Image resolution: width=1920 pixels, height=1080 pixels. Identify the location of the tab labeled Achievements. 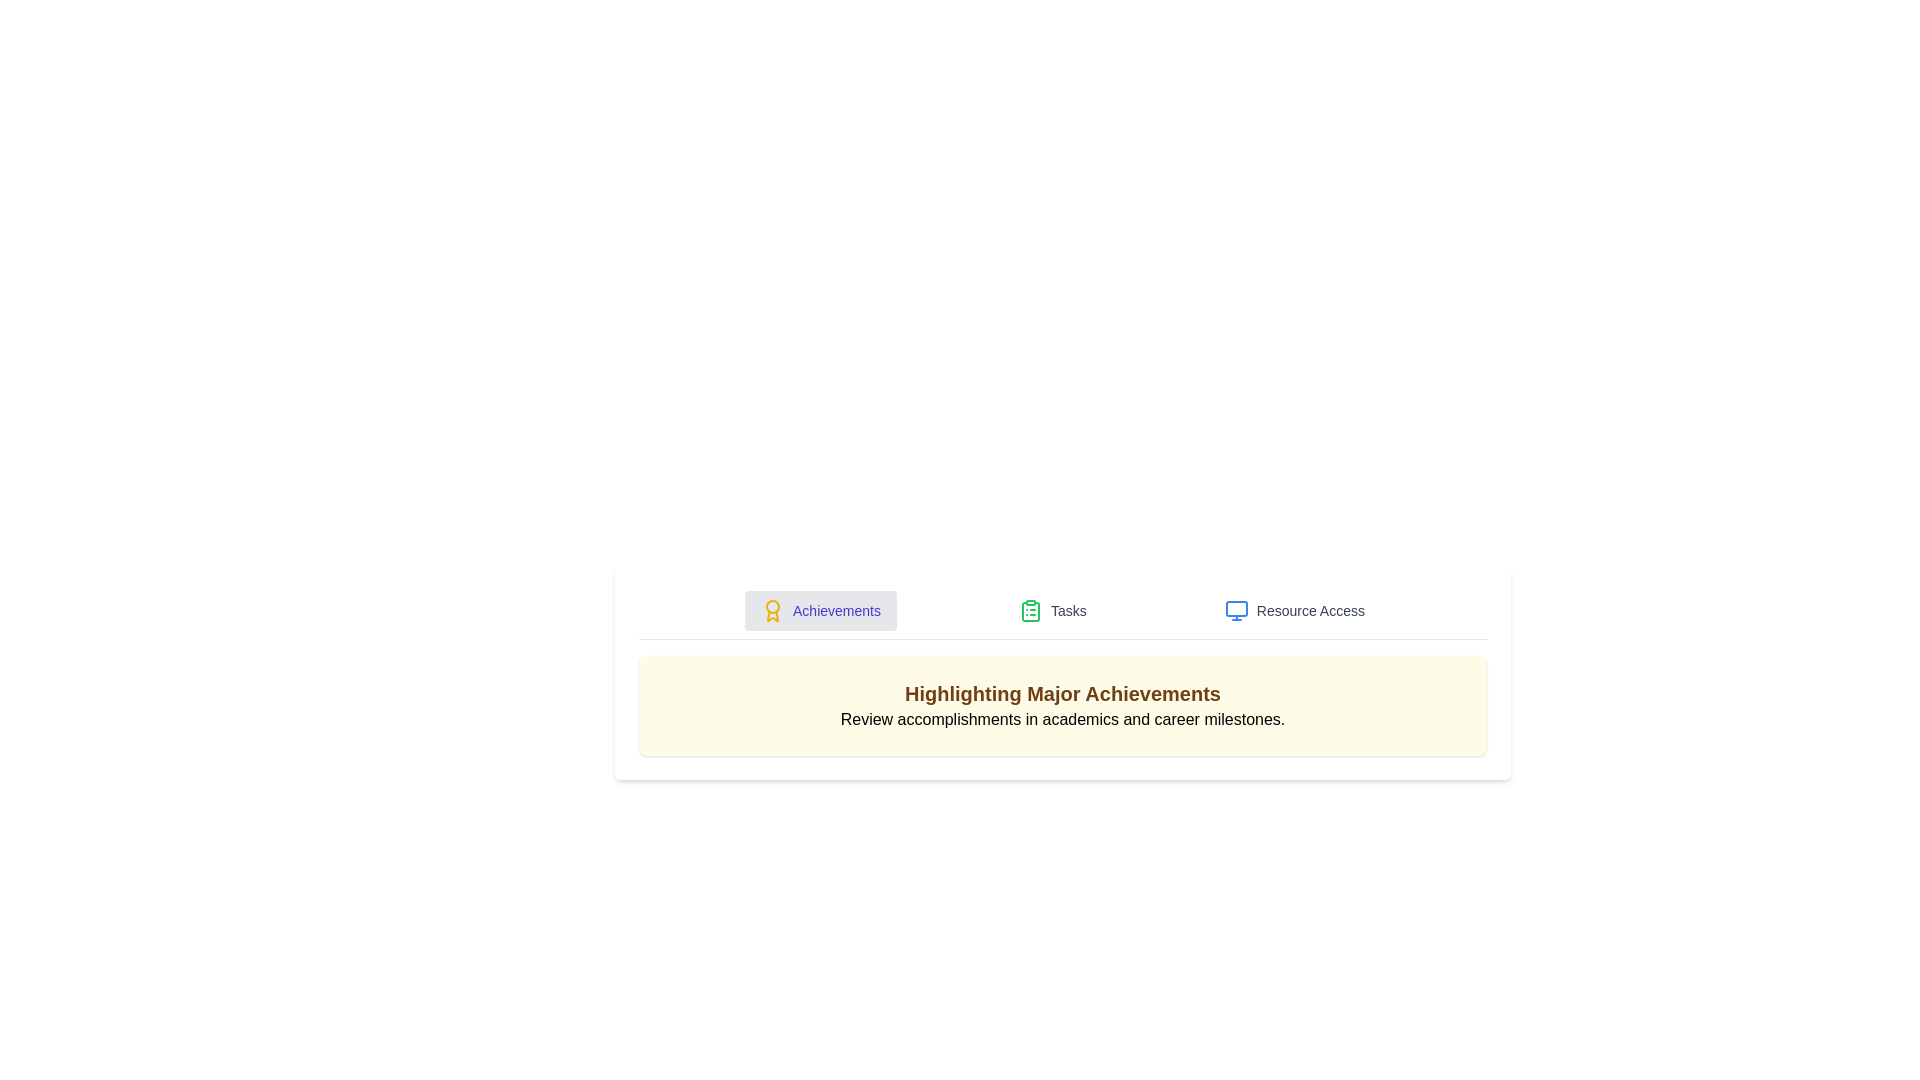
(820, 609).